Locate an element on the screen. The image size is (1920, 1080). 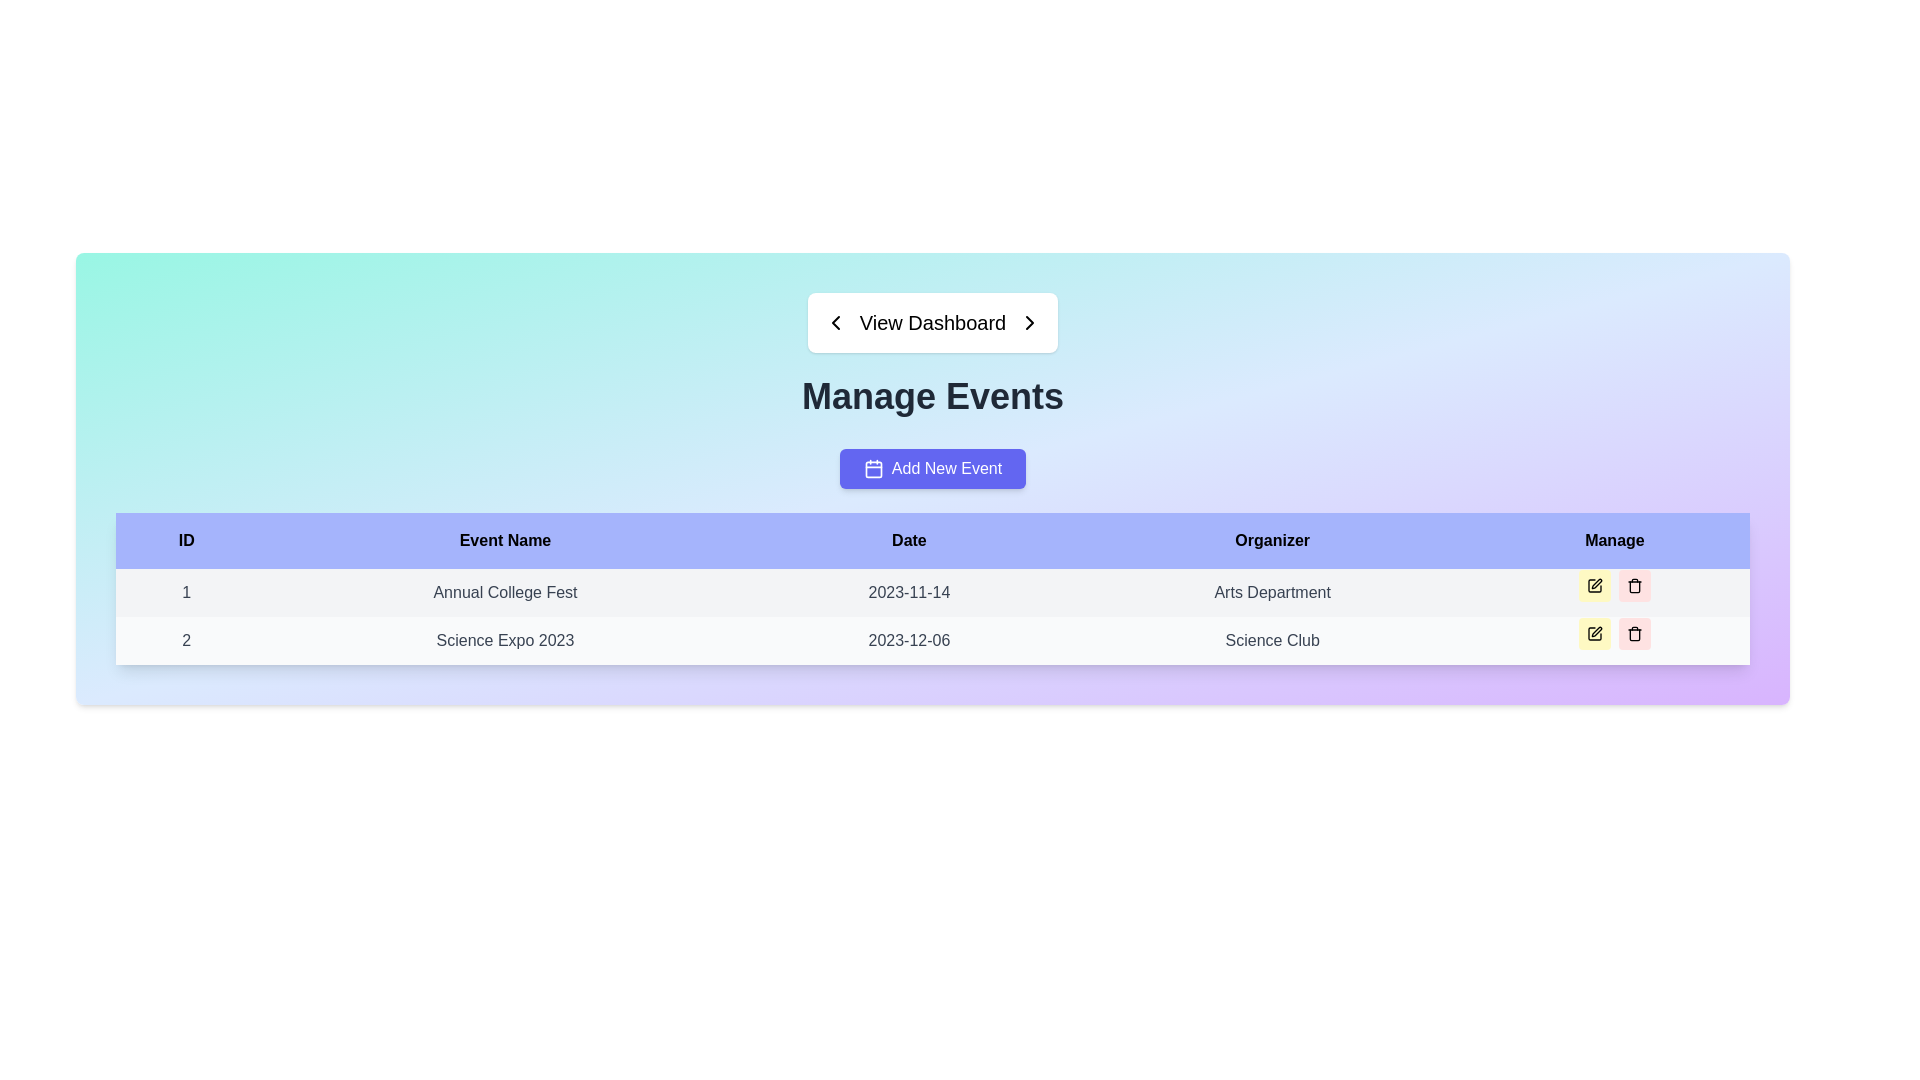
the calendar icon located centrally within the 'Add New Event' button, which is visually distinguished by its blue color and serves as a symbolic representation for event-related actions is located at coordinates (873, 469).